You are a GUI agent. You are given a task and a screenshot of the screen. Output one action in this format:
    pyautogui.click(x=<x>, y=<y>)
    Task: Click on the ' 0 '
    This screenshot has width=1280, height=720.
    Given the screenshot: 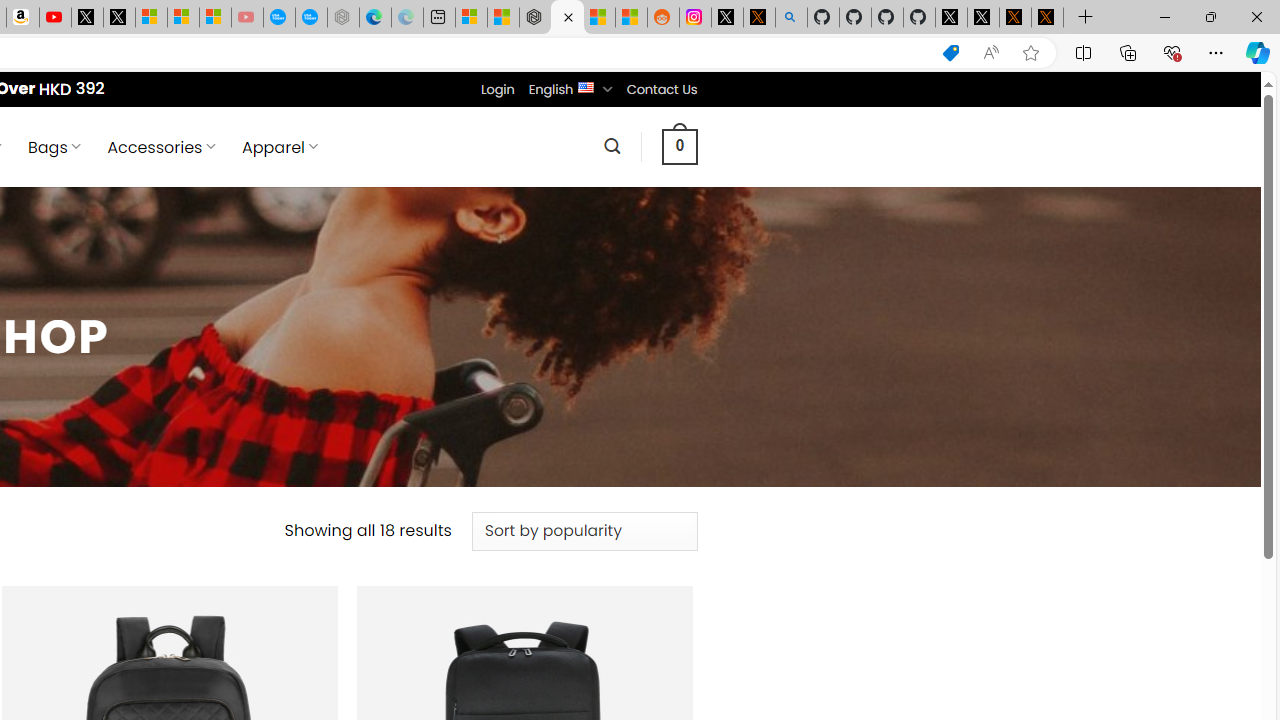 What is the action you would take?
    pyautogui.click(x=679, y=145)
    